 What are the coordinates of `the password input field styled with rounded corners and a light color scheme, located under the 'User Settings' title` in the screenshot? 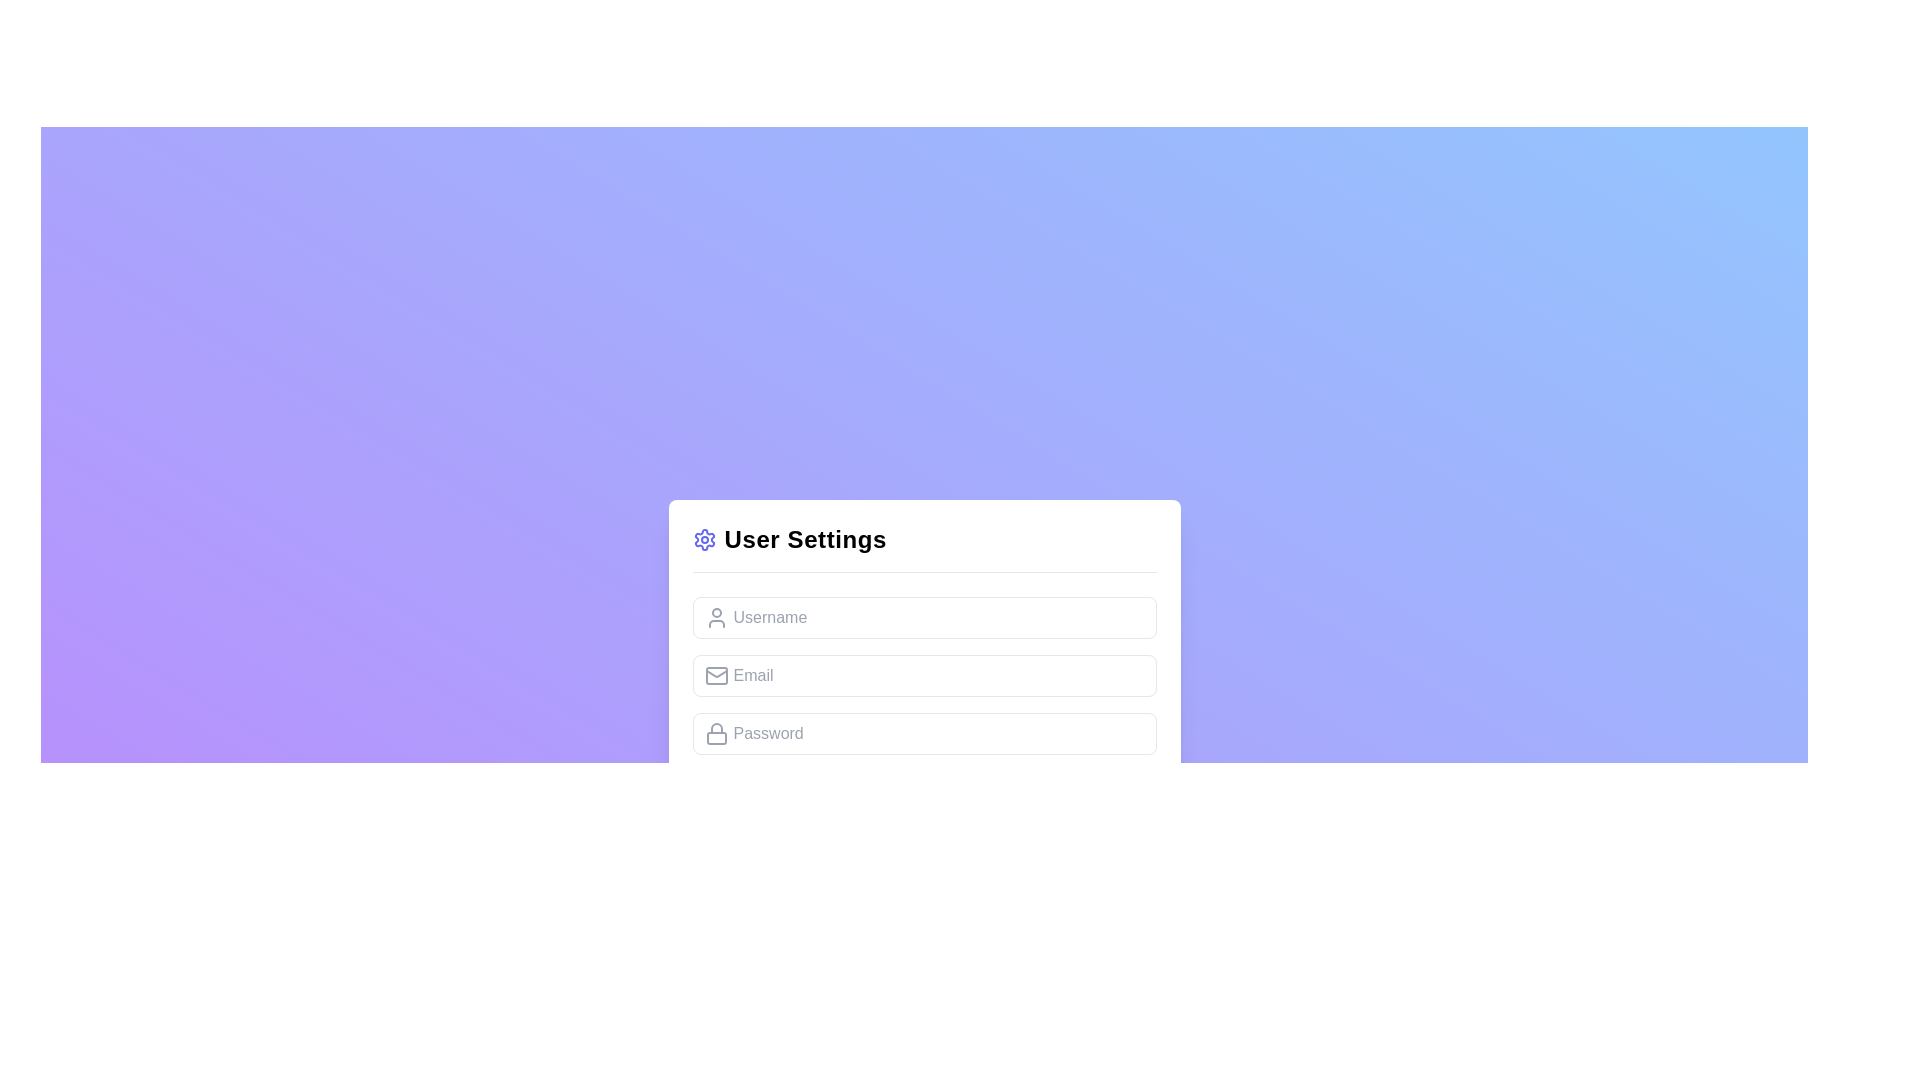 It's located at (923, 733).